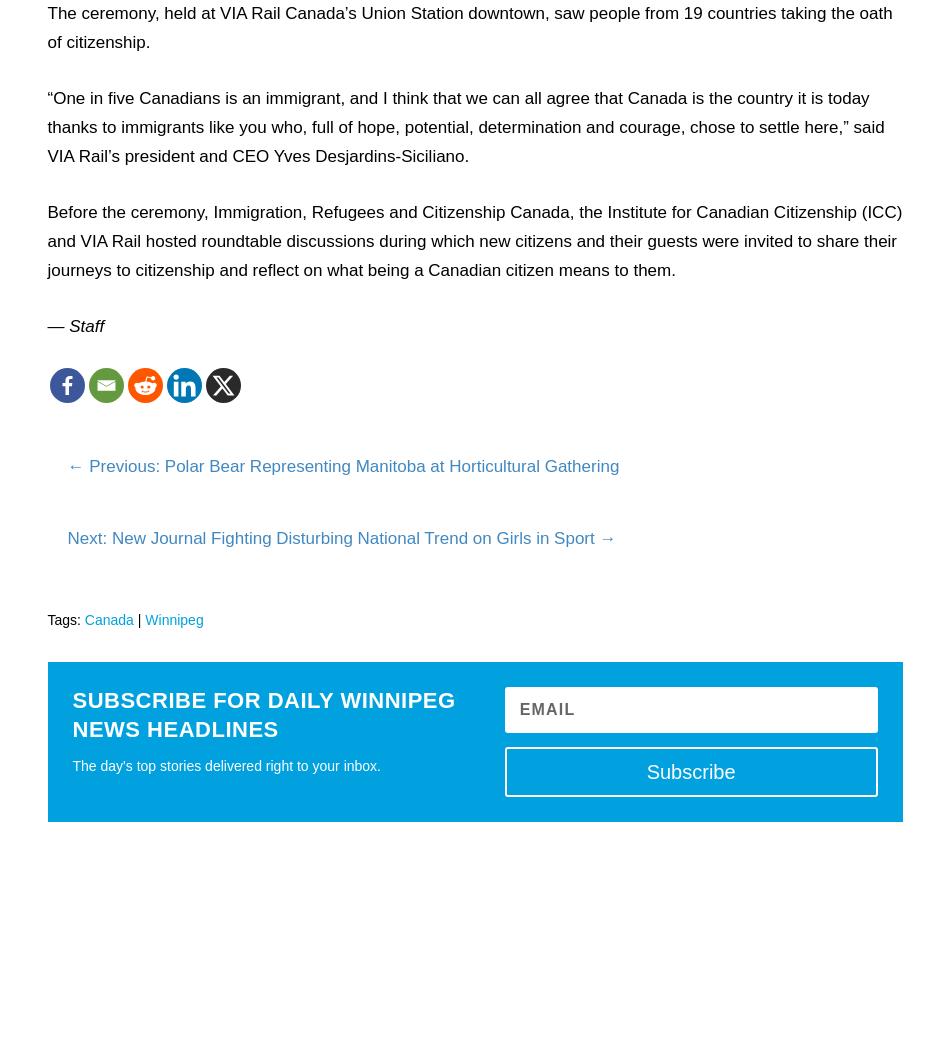 This screenshot has height=1037, width=950. What do you see at coordinates (329, 537) in the screenshot?
I see `'Next: New Journal Fighting Disturbing National Trend on Girls in Sport'` at bounding box center [329, 537].